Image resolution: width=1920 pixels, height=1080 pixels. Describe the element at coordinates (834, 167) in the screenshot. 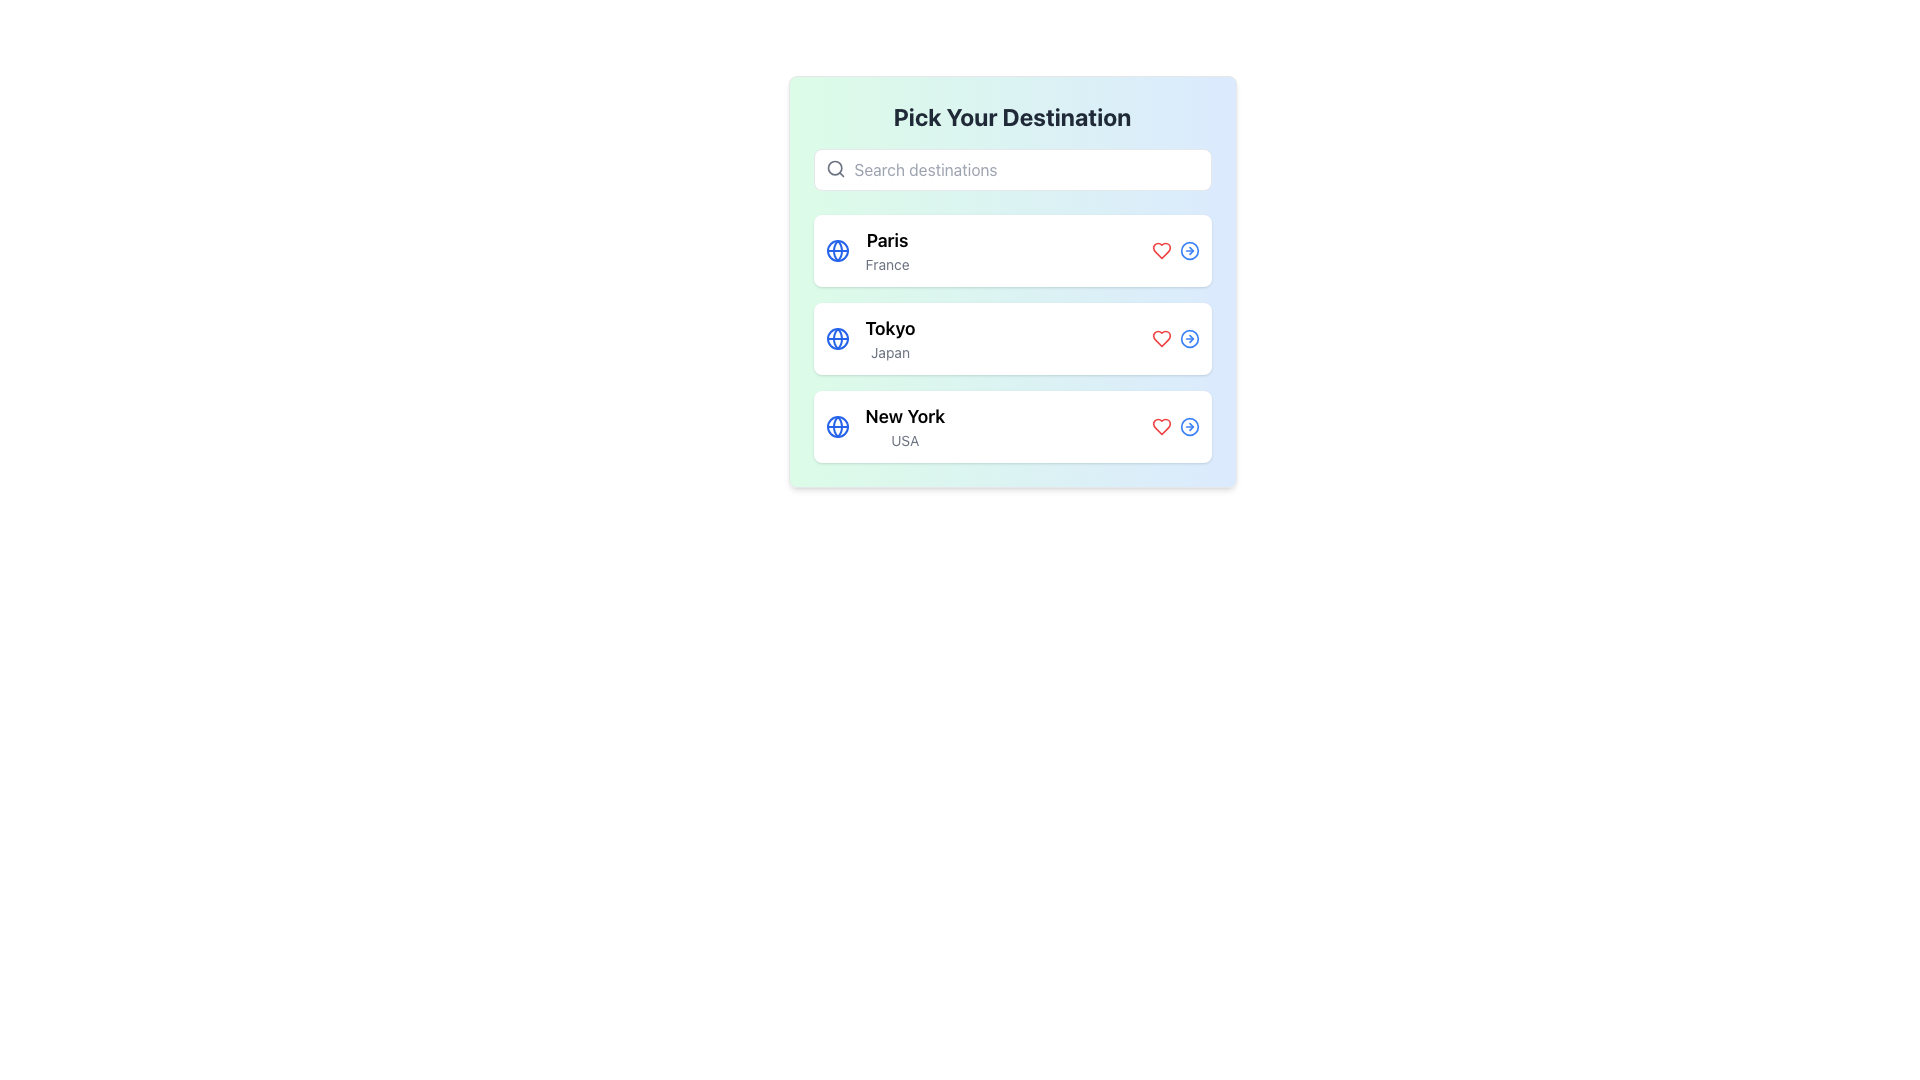

I see `the circular element representing the lens of the magnifying glass in the search icon located in the search bar at the top of the panel` at that location.